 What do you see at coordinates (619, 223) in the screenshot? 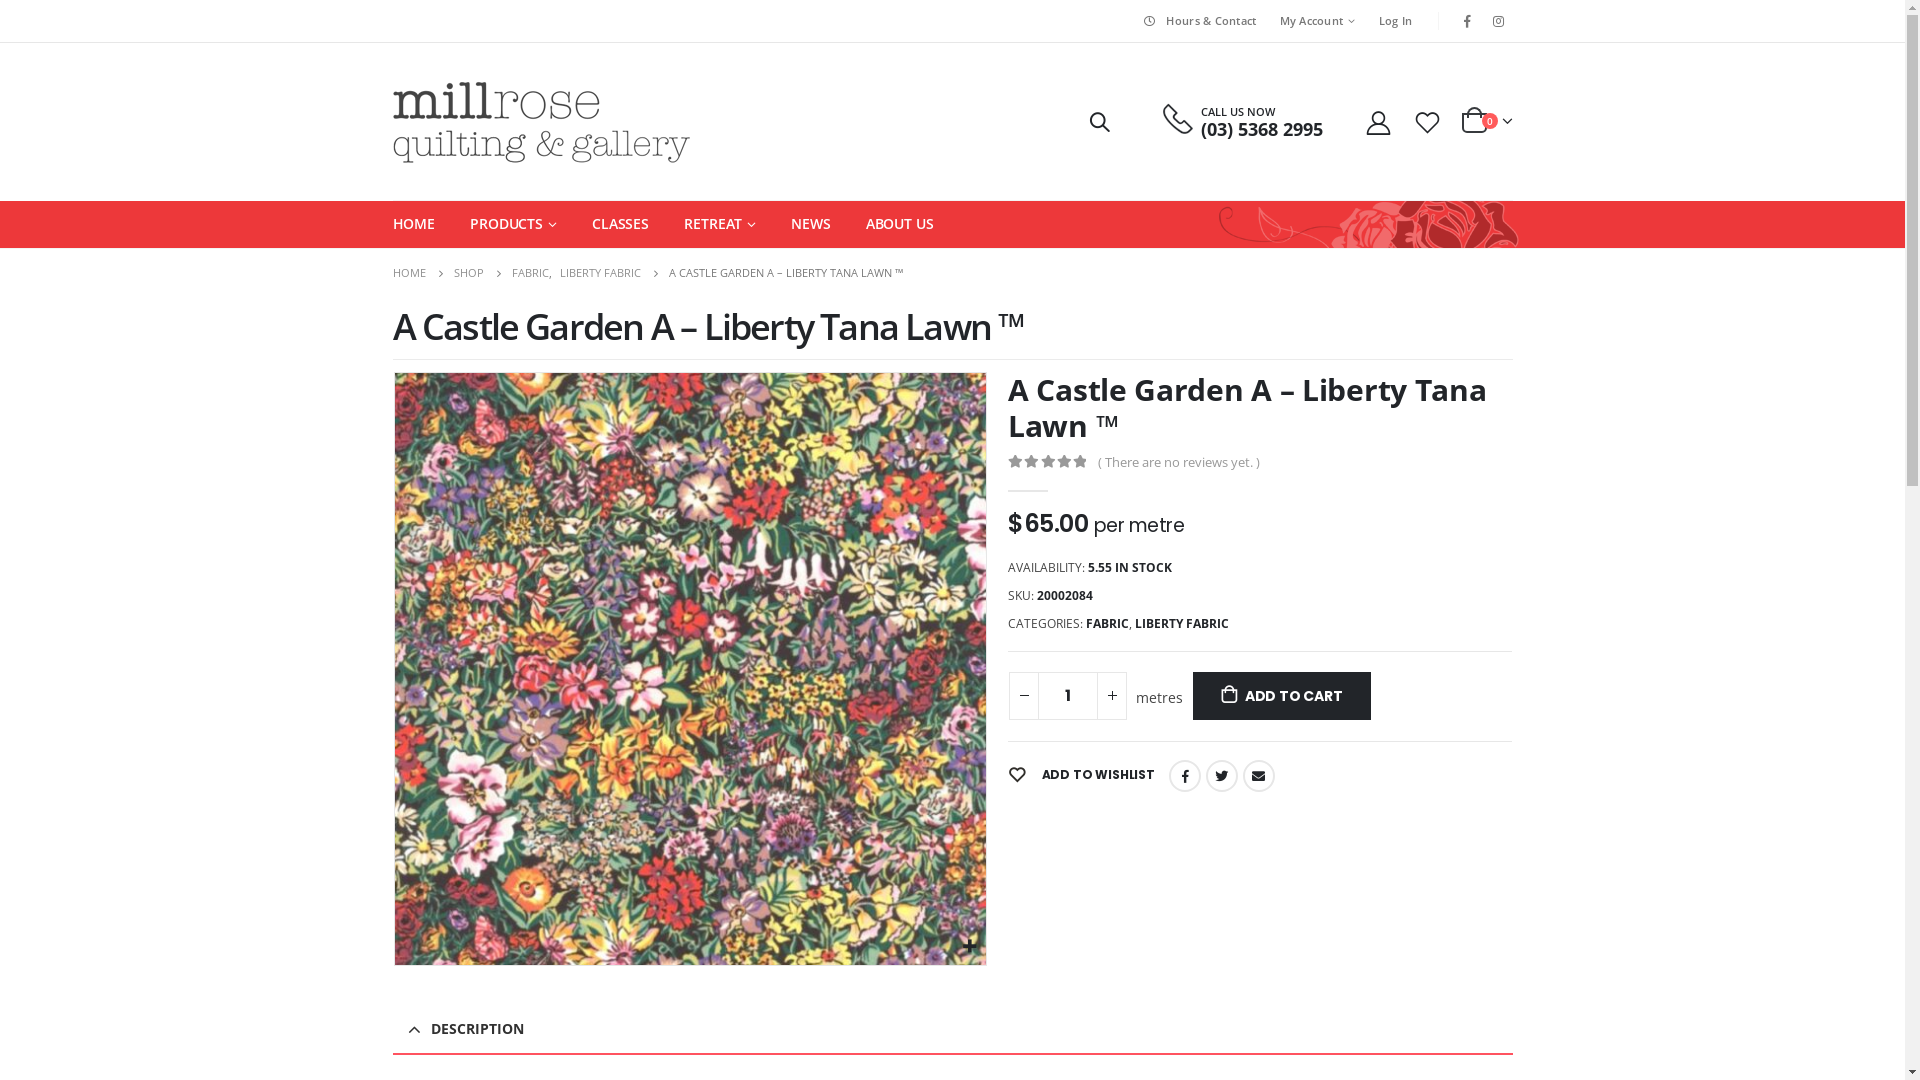
I see `'CLASSES'` at bounding box center [619, 223].